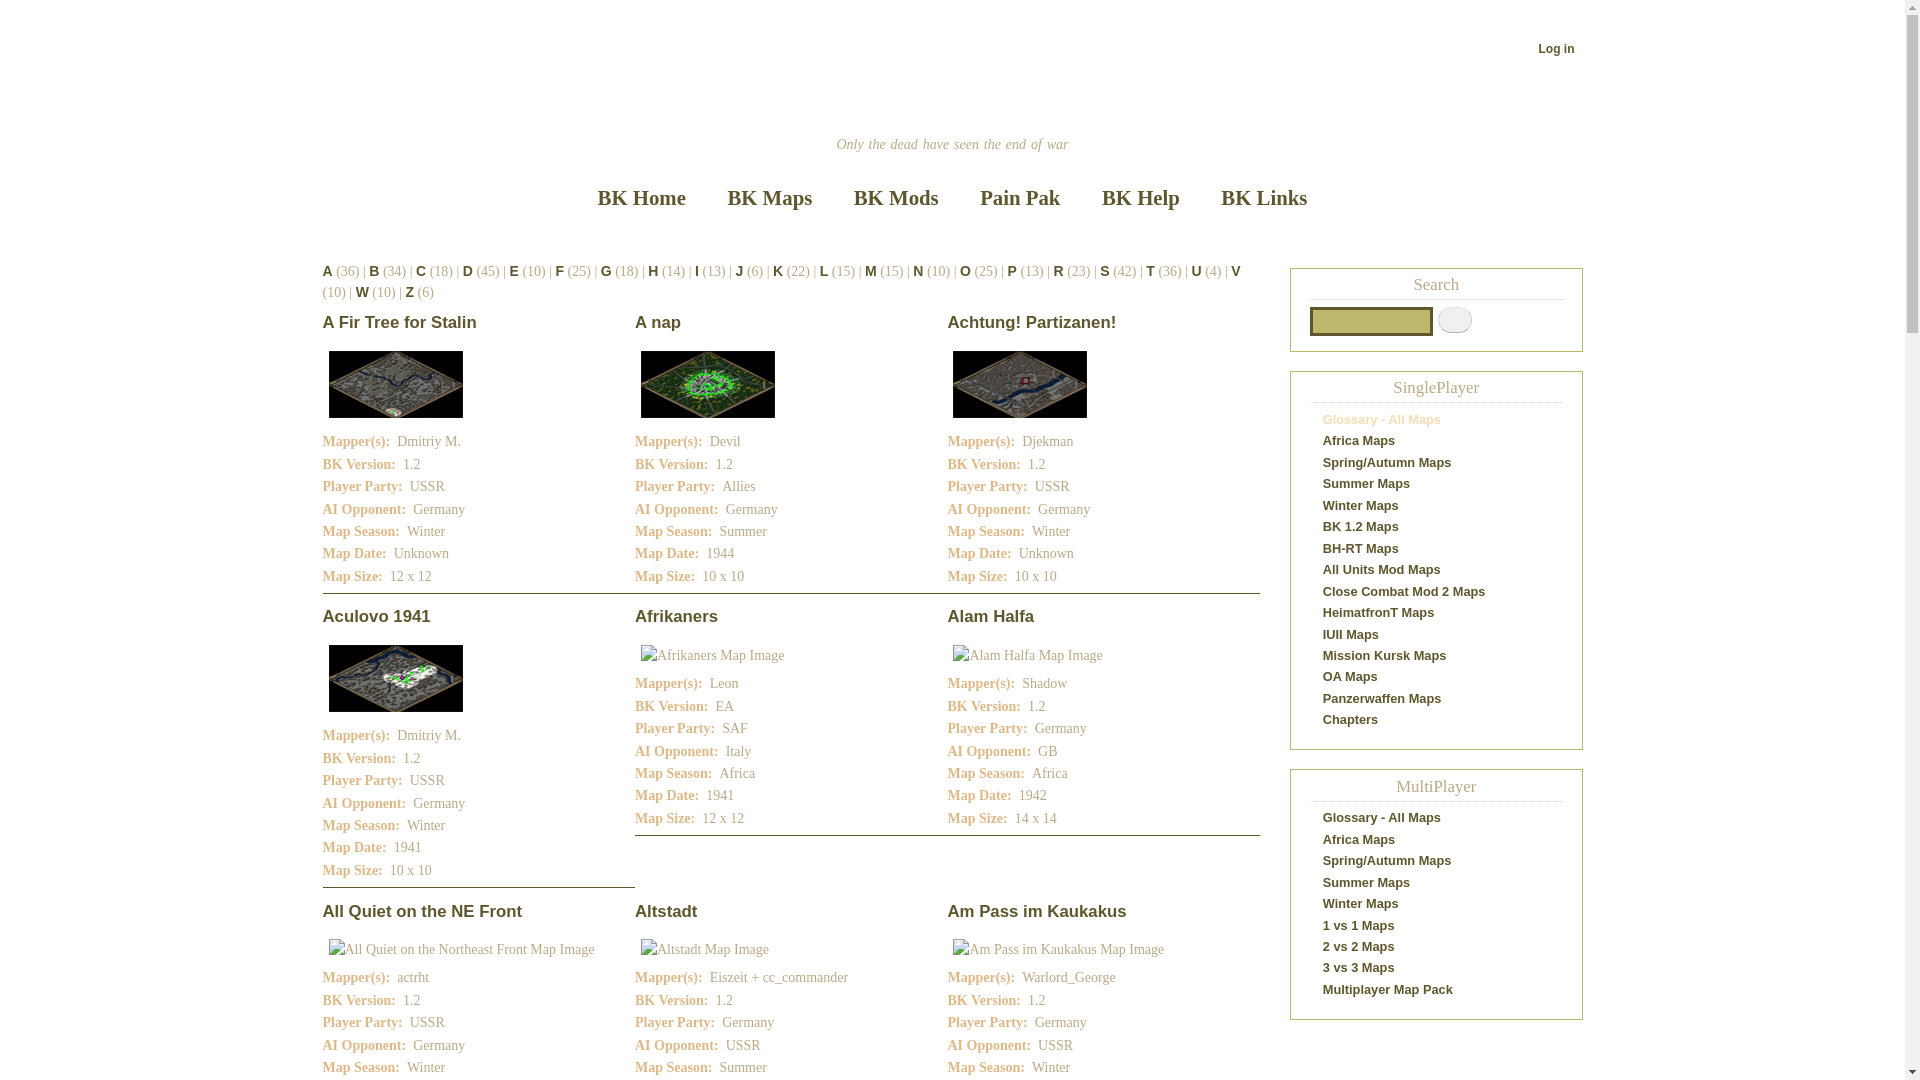 The height and width of the screenshot is (1080, 1920). I want to click on 'Skip to main content', so click(951, 2).